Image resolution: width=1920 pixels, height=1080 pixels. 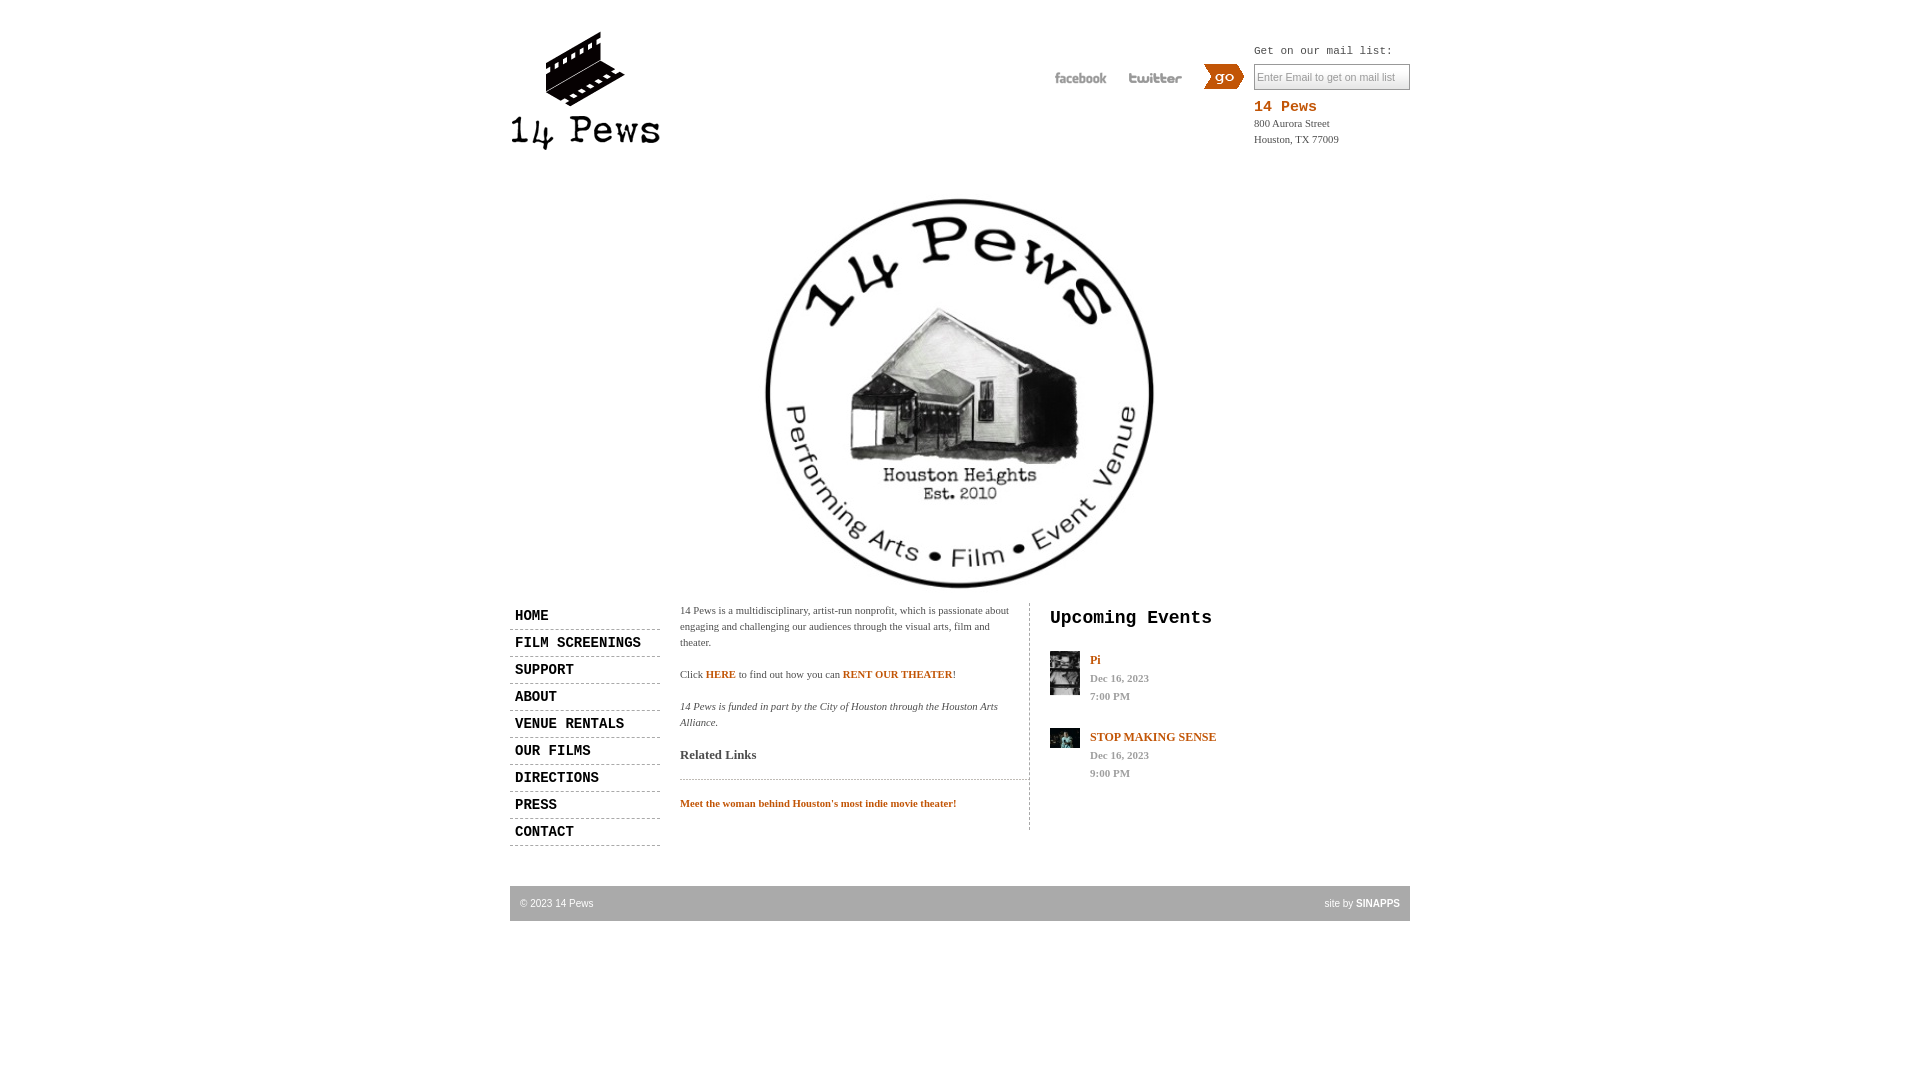 I want to click on 'Pi', so click(x=1094, y=659).